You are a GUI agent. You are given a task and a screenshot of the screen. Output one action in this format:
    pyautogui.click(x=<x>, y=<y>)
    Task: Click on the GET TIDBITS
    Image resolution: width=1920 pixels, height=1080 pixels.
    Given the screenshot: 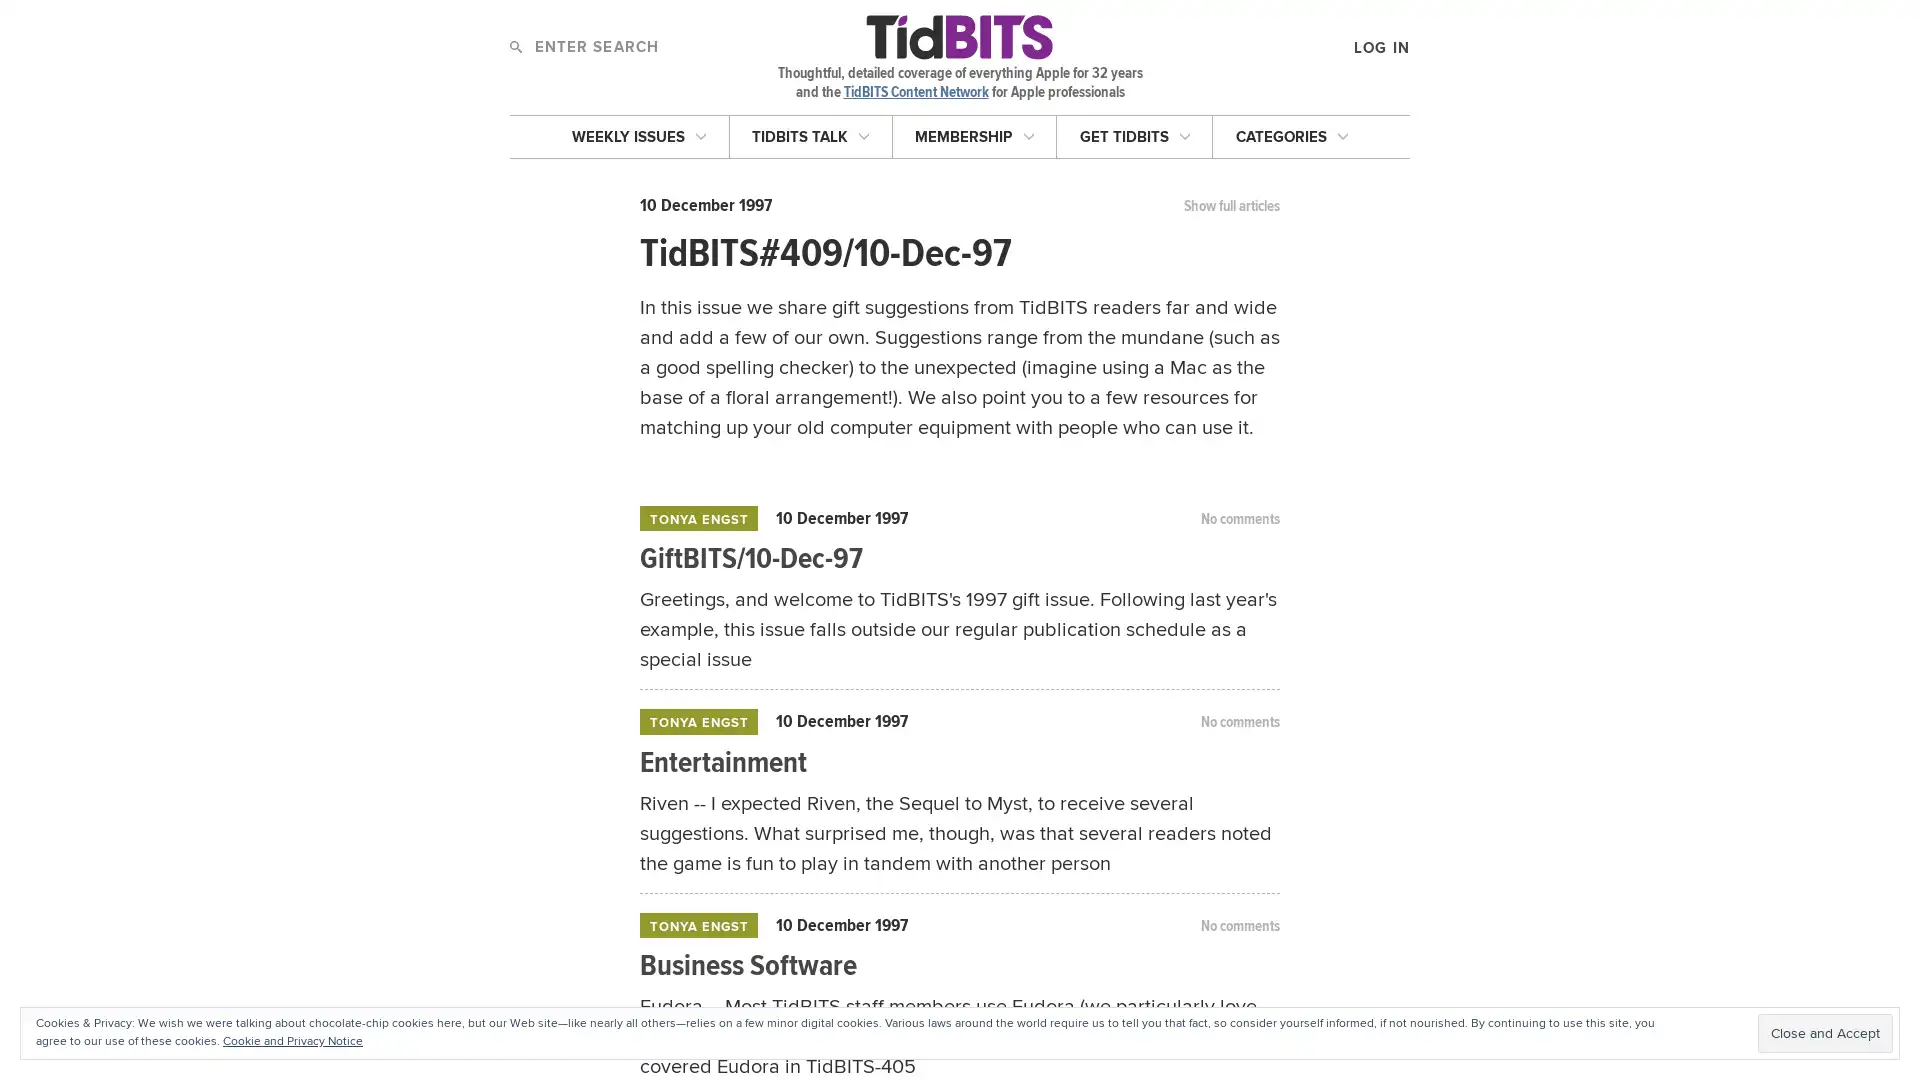 What is the action you would take?
    pyautogui.click(x=1134, y=135)
    